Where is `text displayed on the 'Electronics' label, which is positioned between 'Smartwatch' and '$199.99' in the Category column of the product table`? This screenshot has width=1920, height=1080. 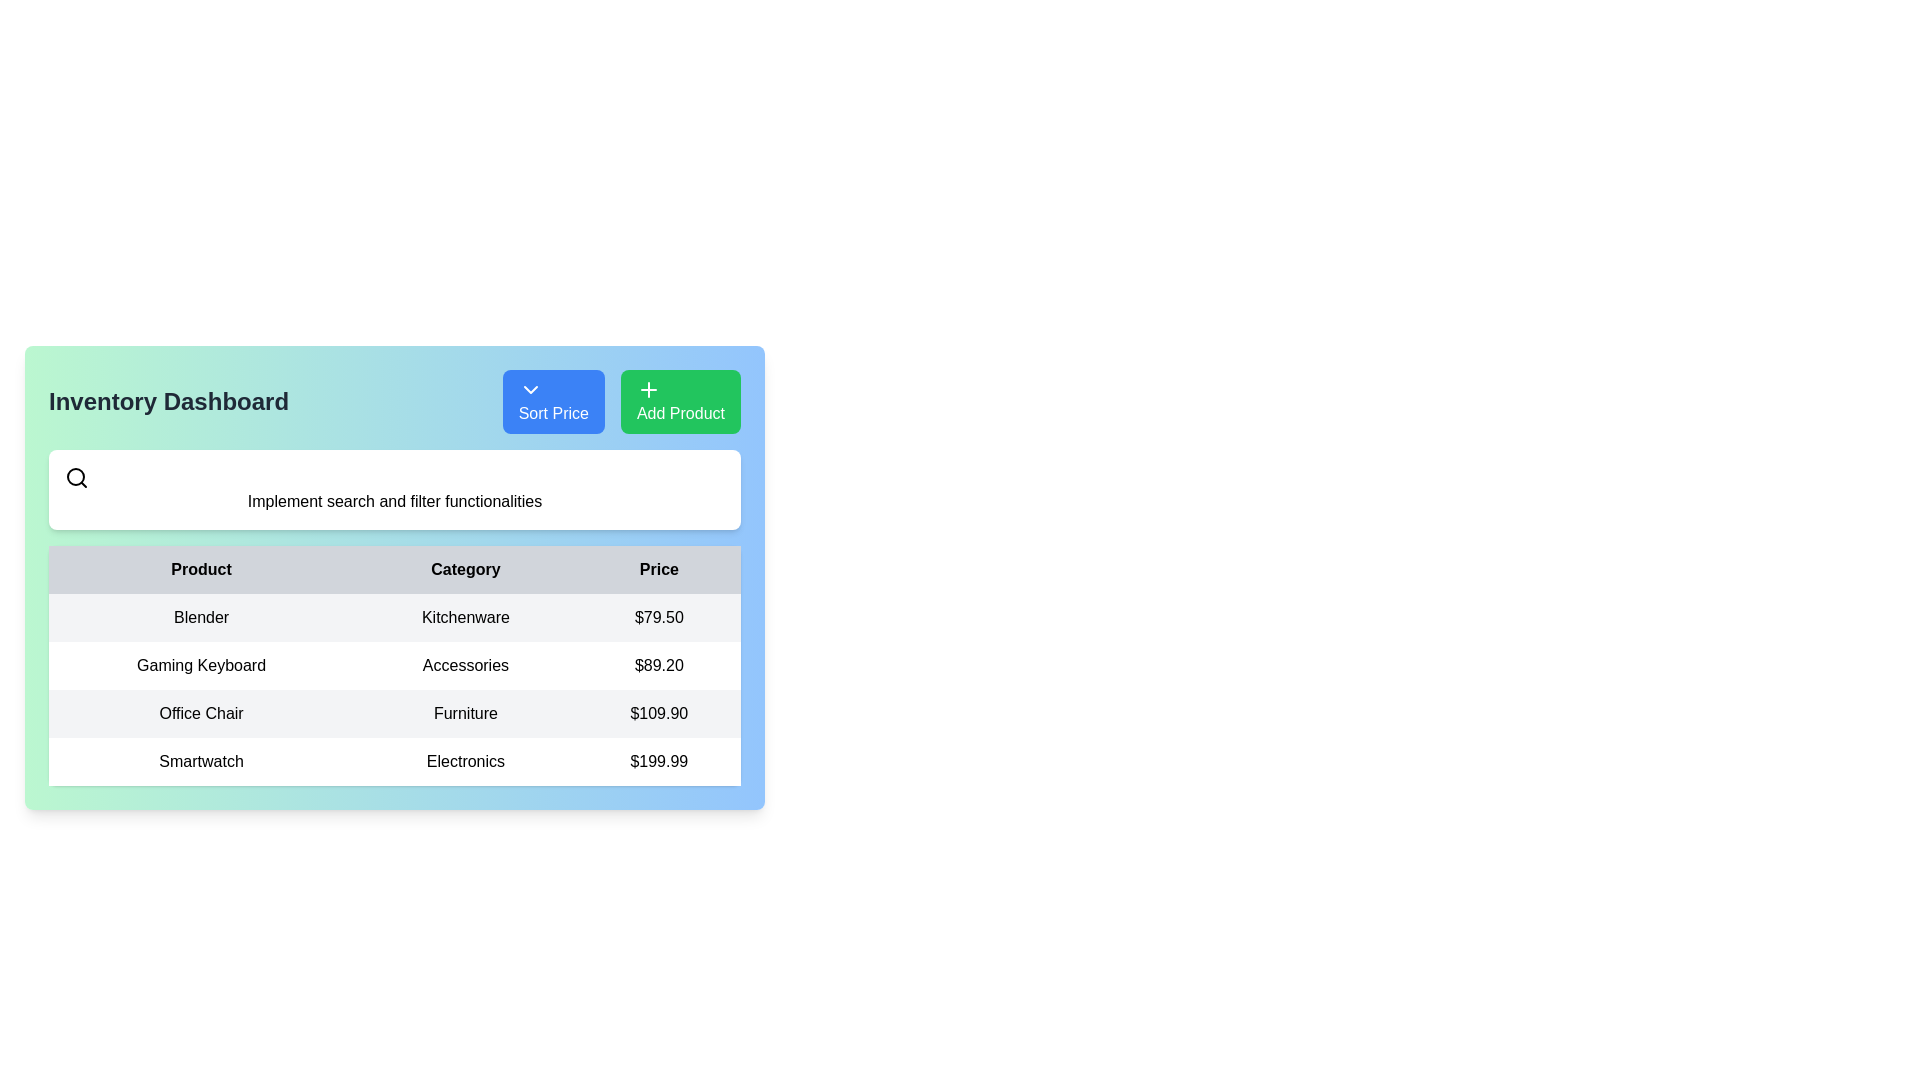
text displayed on the 'Electronics' label, which is positioned between 'Smartwatch' and '$199.99' in the Category column of the product table is located at coordinates (464, 762).